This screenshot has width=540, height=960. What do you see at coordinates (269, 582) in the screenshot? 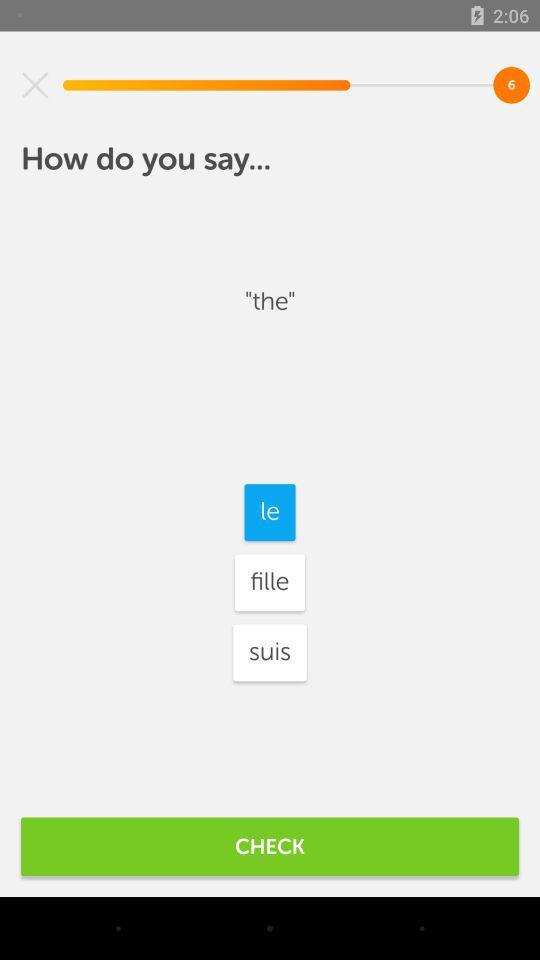
I see `icon below the le item` at bounding box center [269, 582].